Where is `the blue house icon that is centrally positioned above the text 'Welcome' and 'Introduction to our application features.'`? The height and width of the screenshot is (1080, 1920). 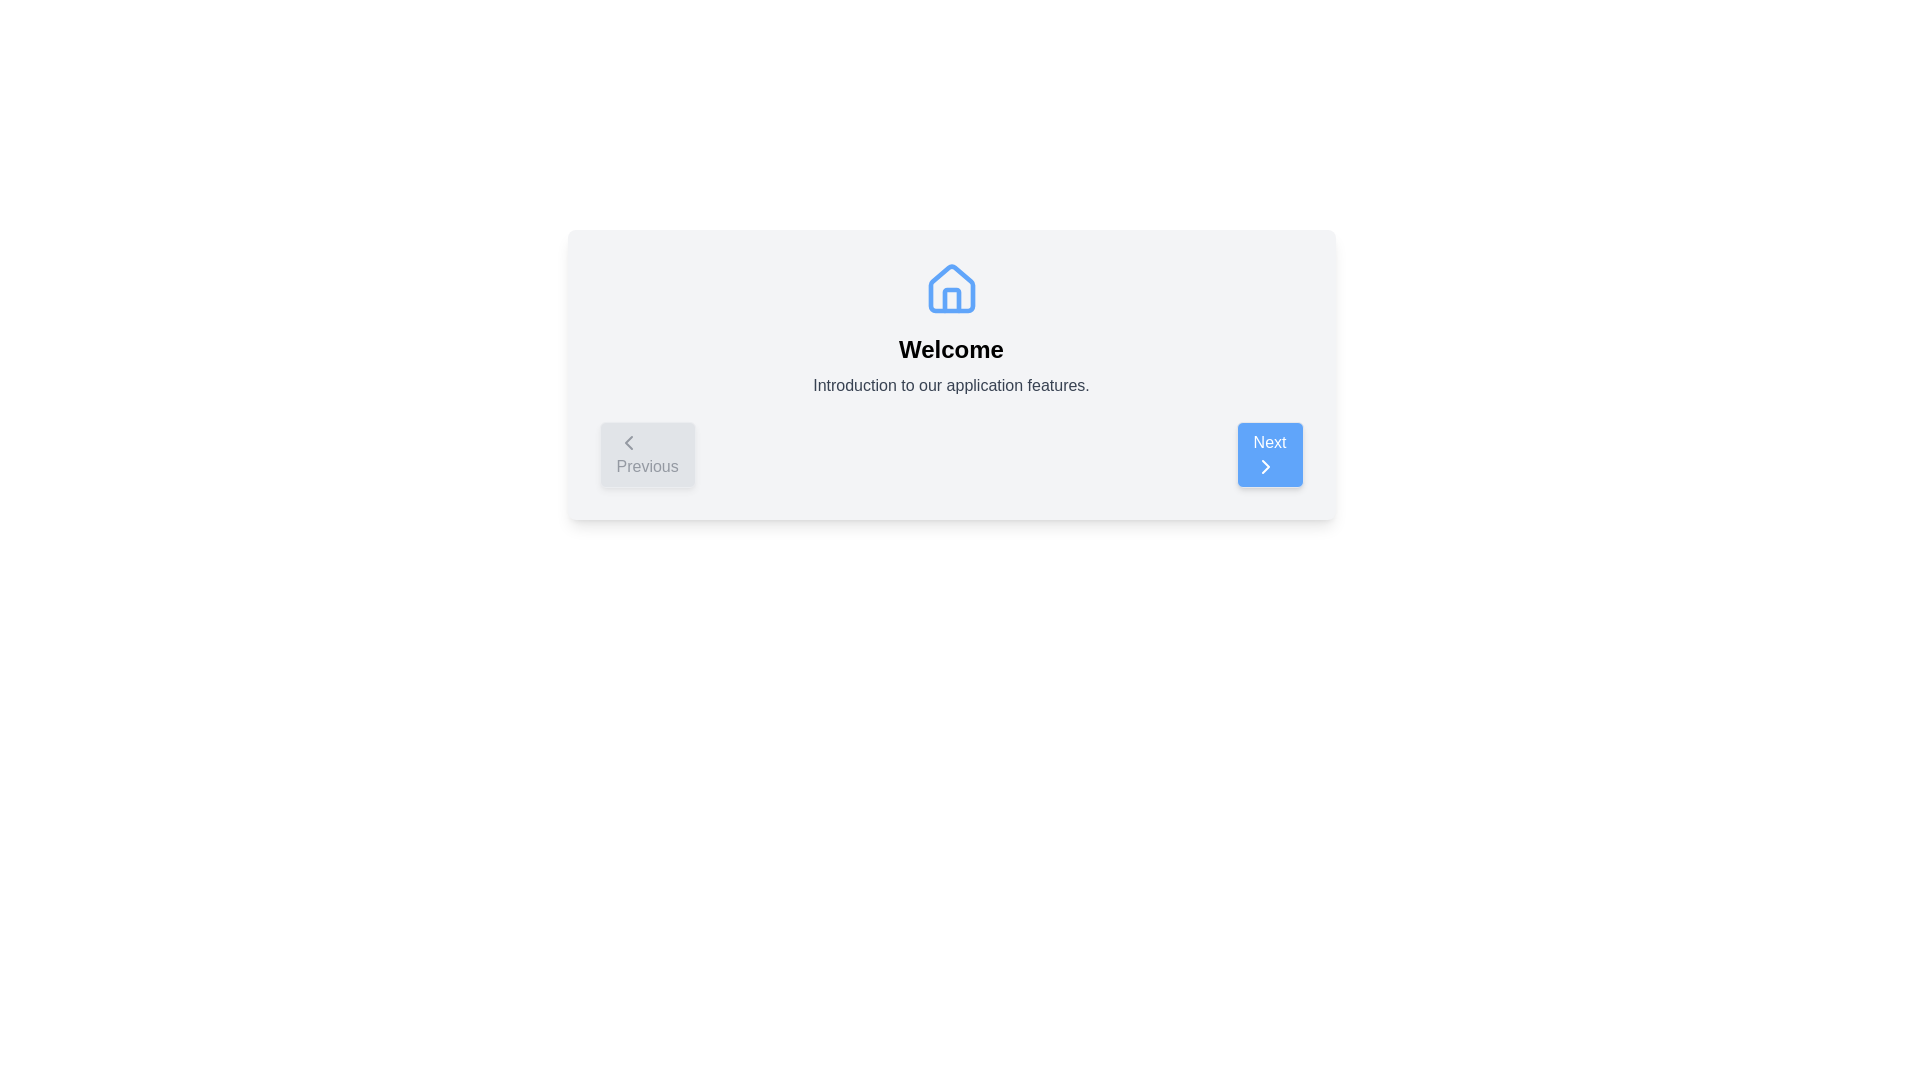 the blue house icon that is centrally positioned above the text 'Welcome' and 'Introduction to our application features.' is located at coordinates (950, 289).